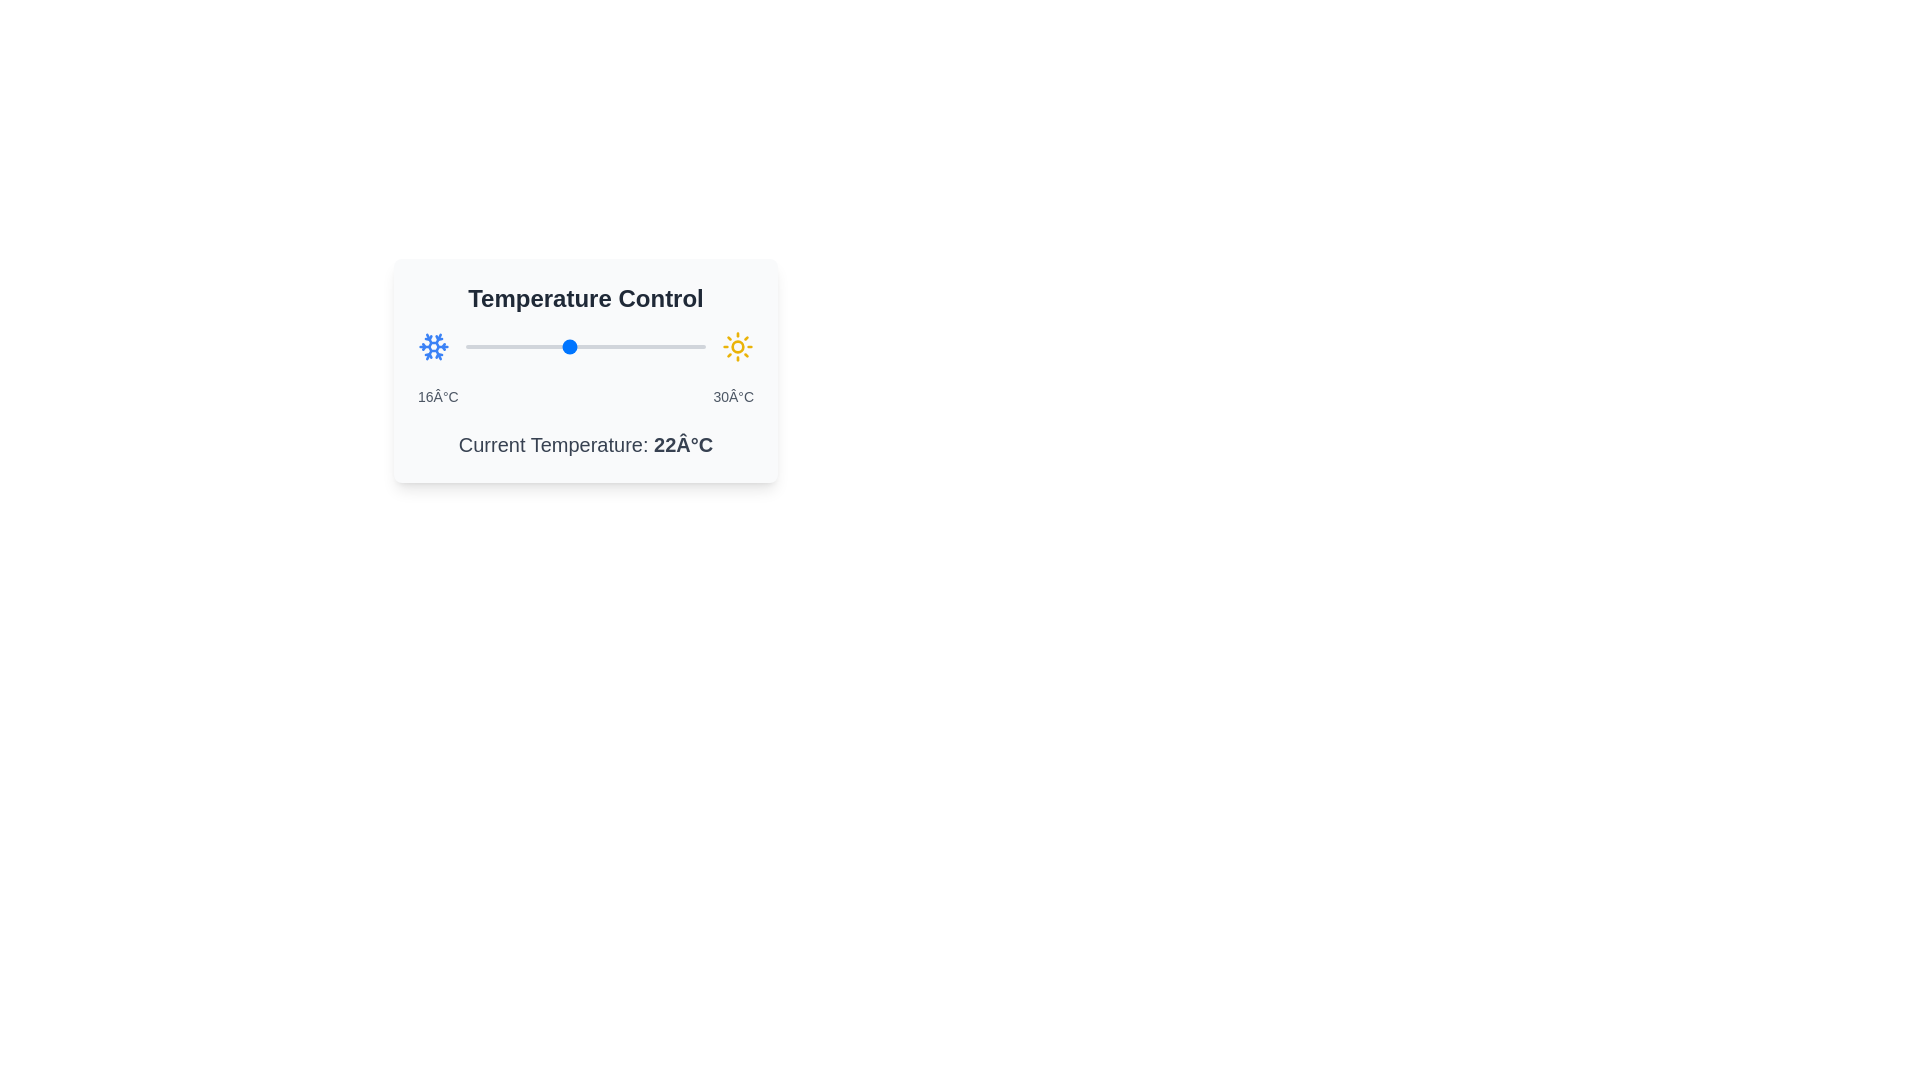 The image size is (1920, 1080). What do you see at coordinates (534, 346) in the screenshot?
I see `the temperature to 20°C using the slider` at bounding box center [534, 346].